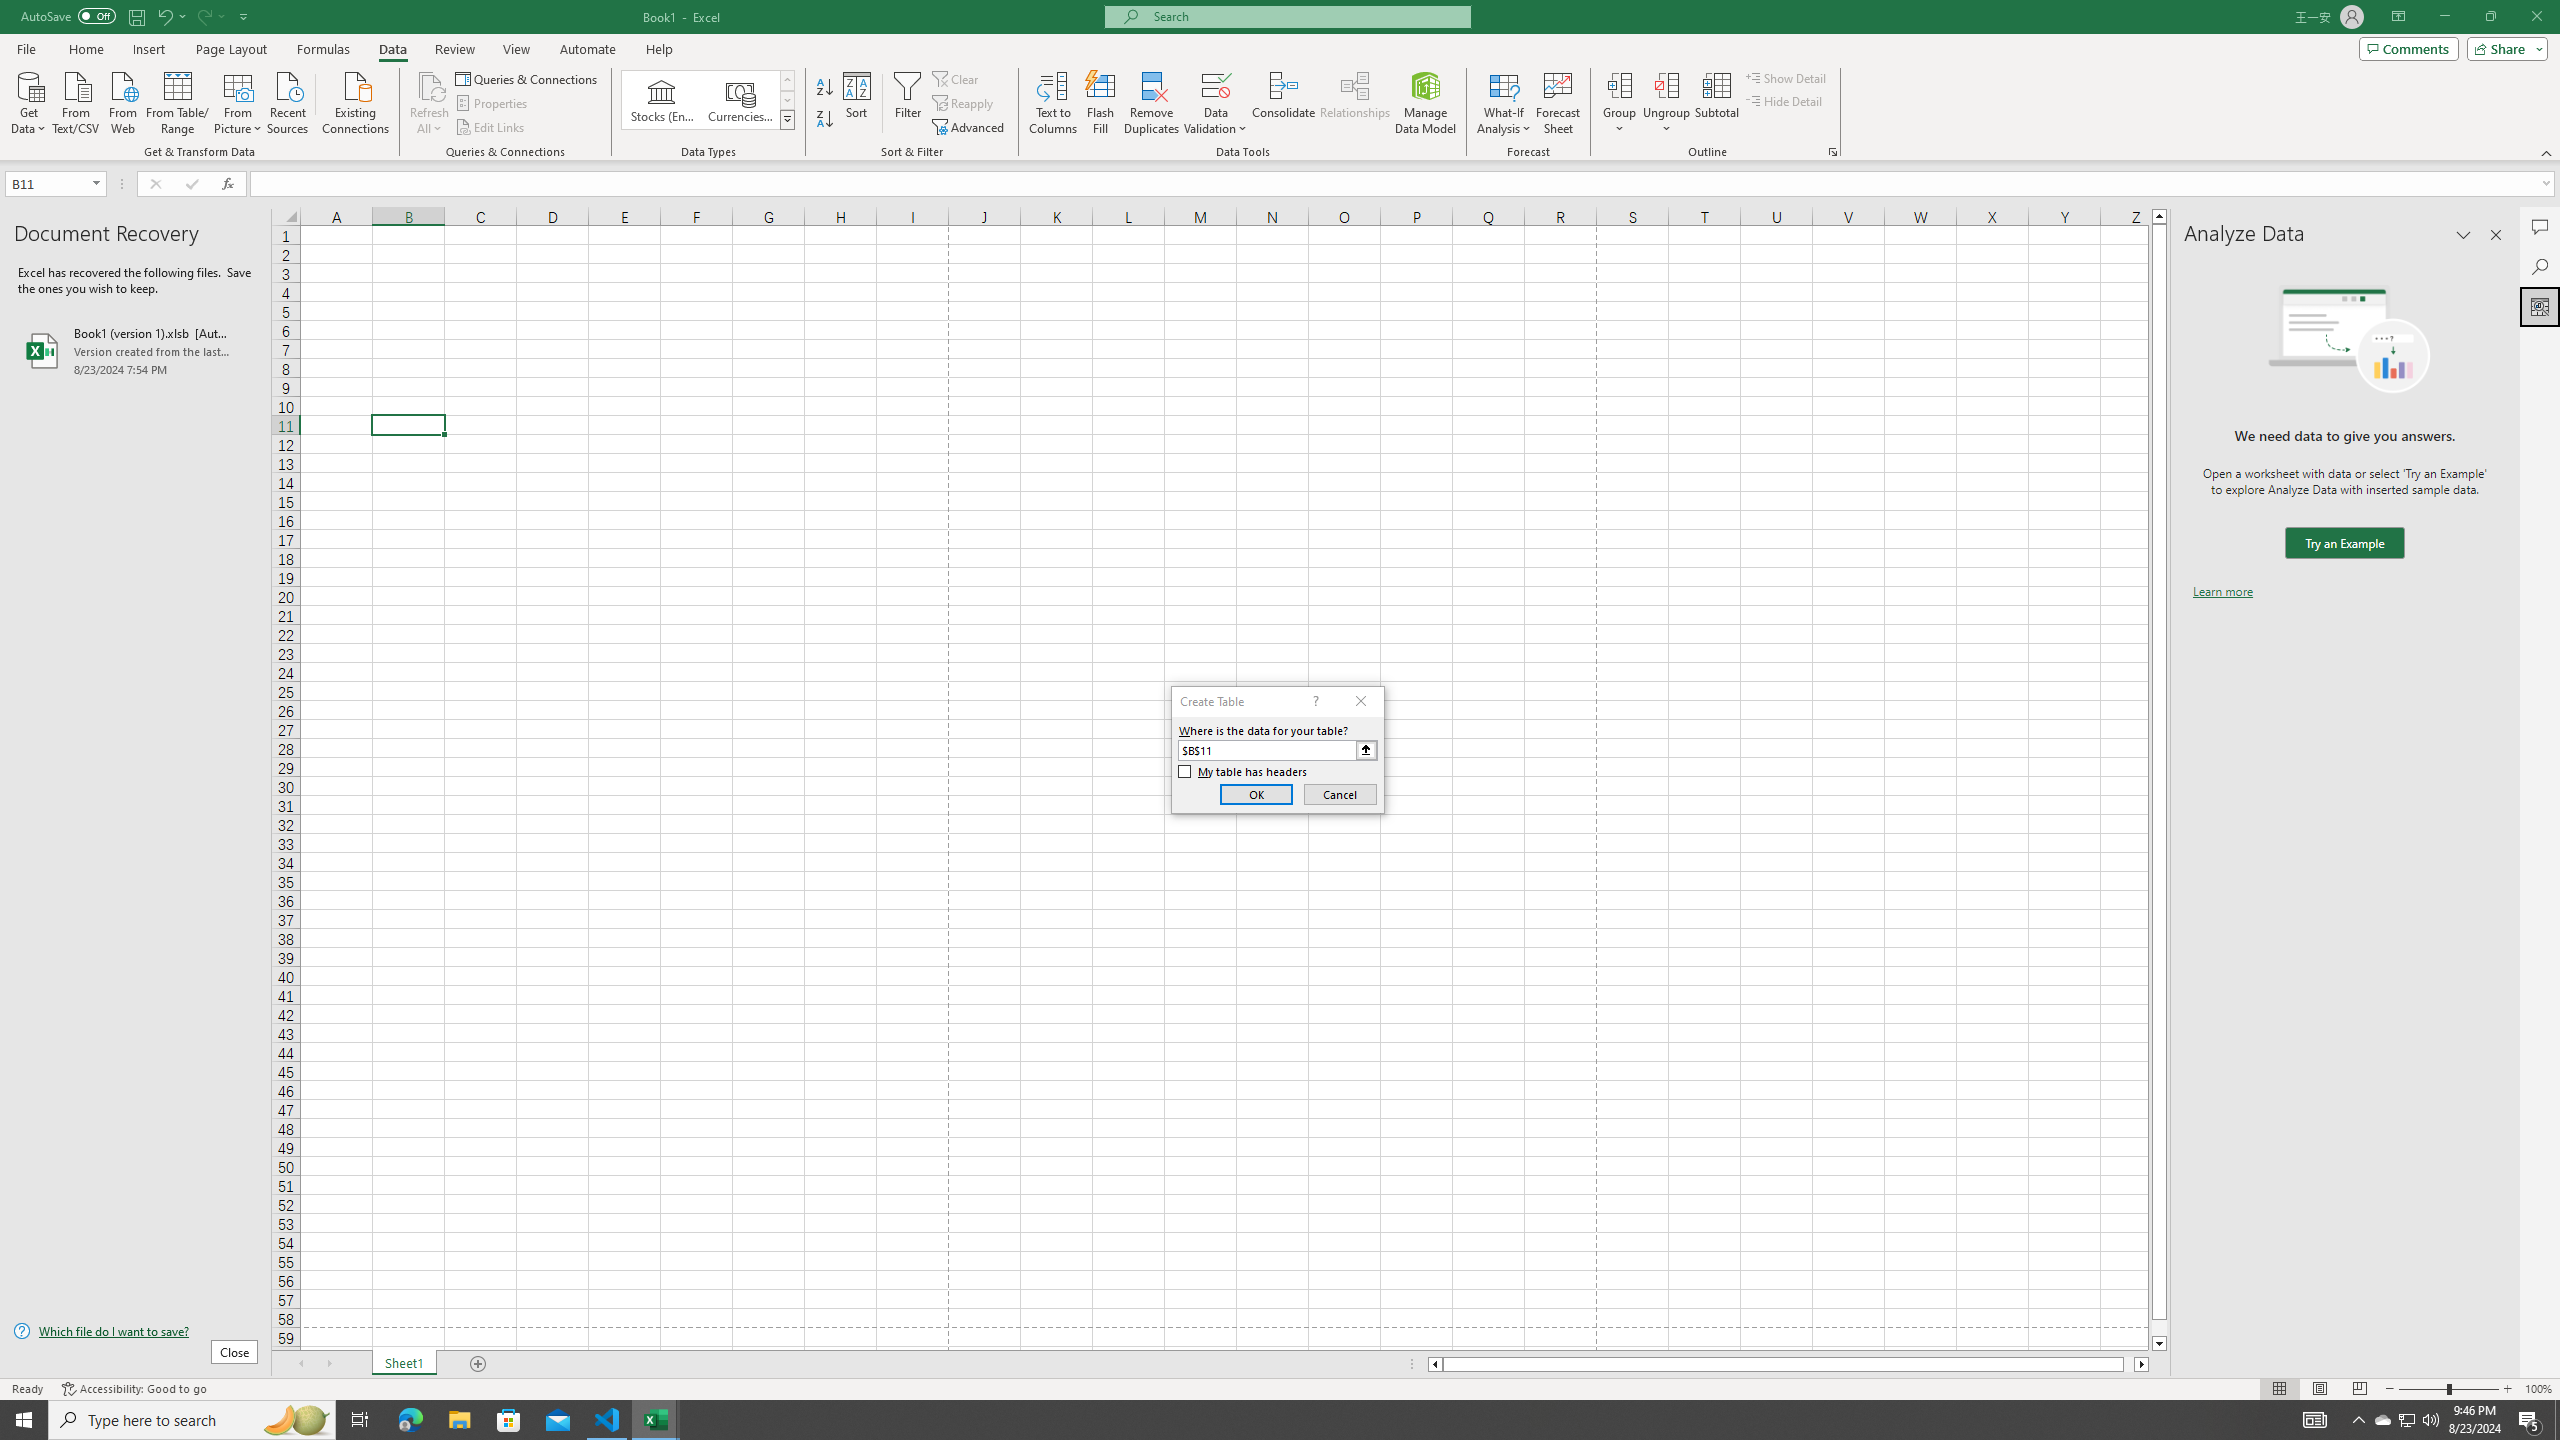 The image size is (2560, 1440). Describe the element at coordinates (1283, 103) in the screenshot. I see `'Consolidate...'` at that location.